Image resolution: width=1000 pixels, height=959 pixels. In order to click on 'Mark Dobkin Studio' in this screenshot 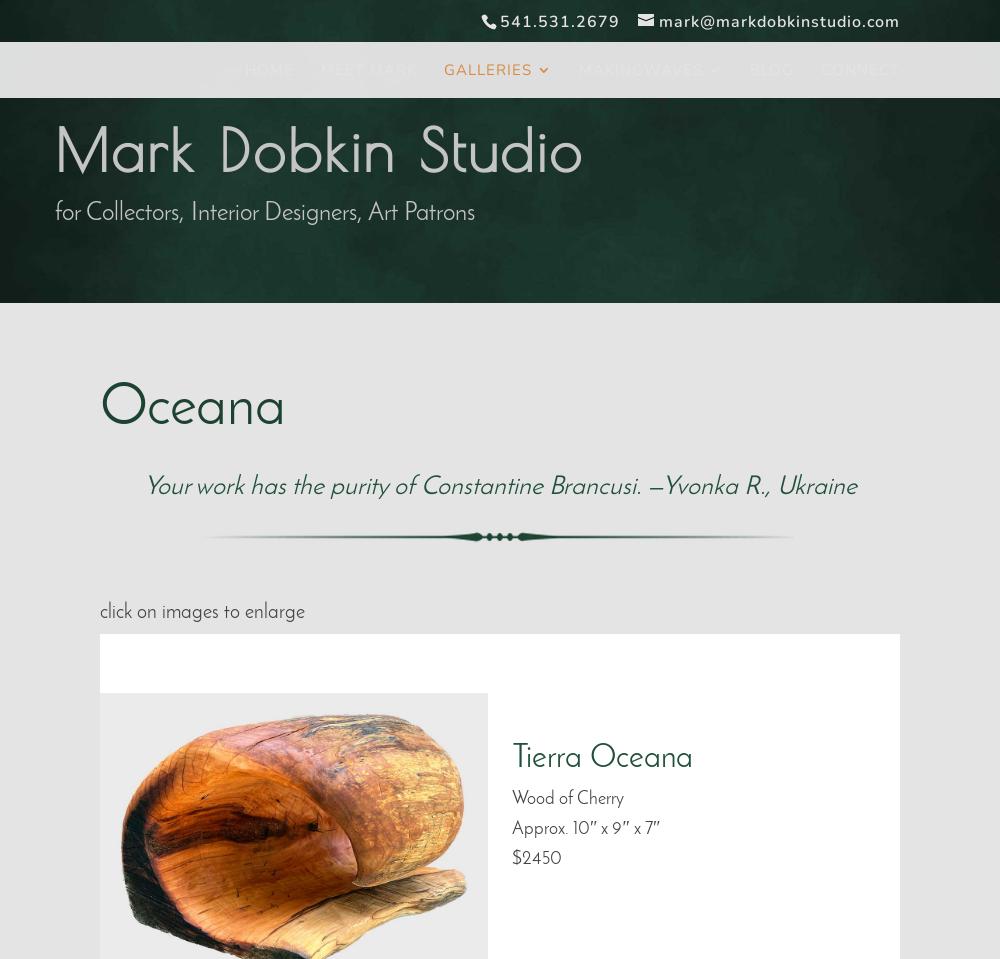, I will do `click(318, 148)`.